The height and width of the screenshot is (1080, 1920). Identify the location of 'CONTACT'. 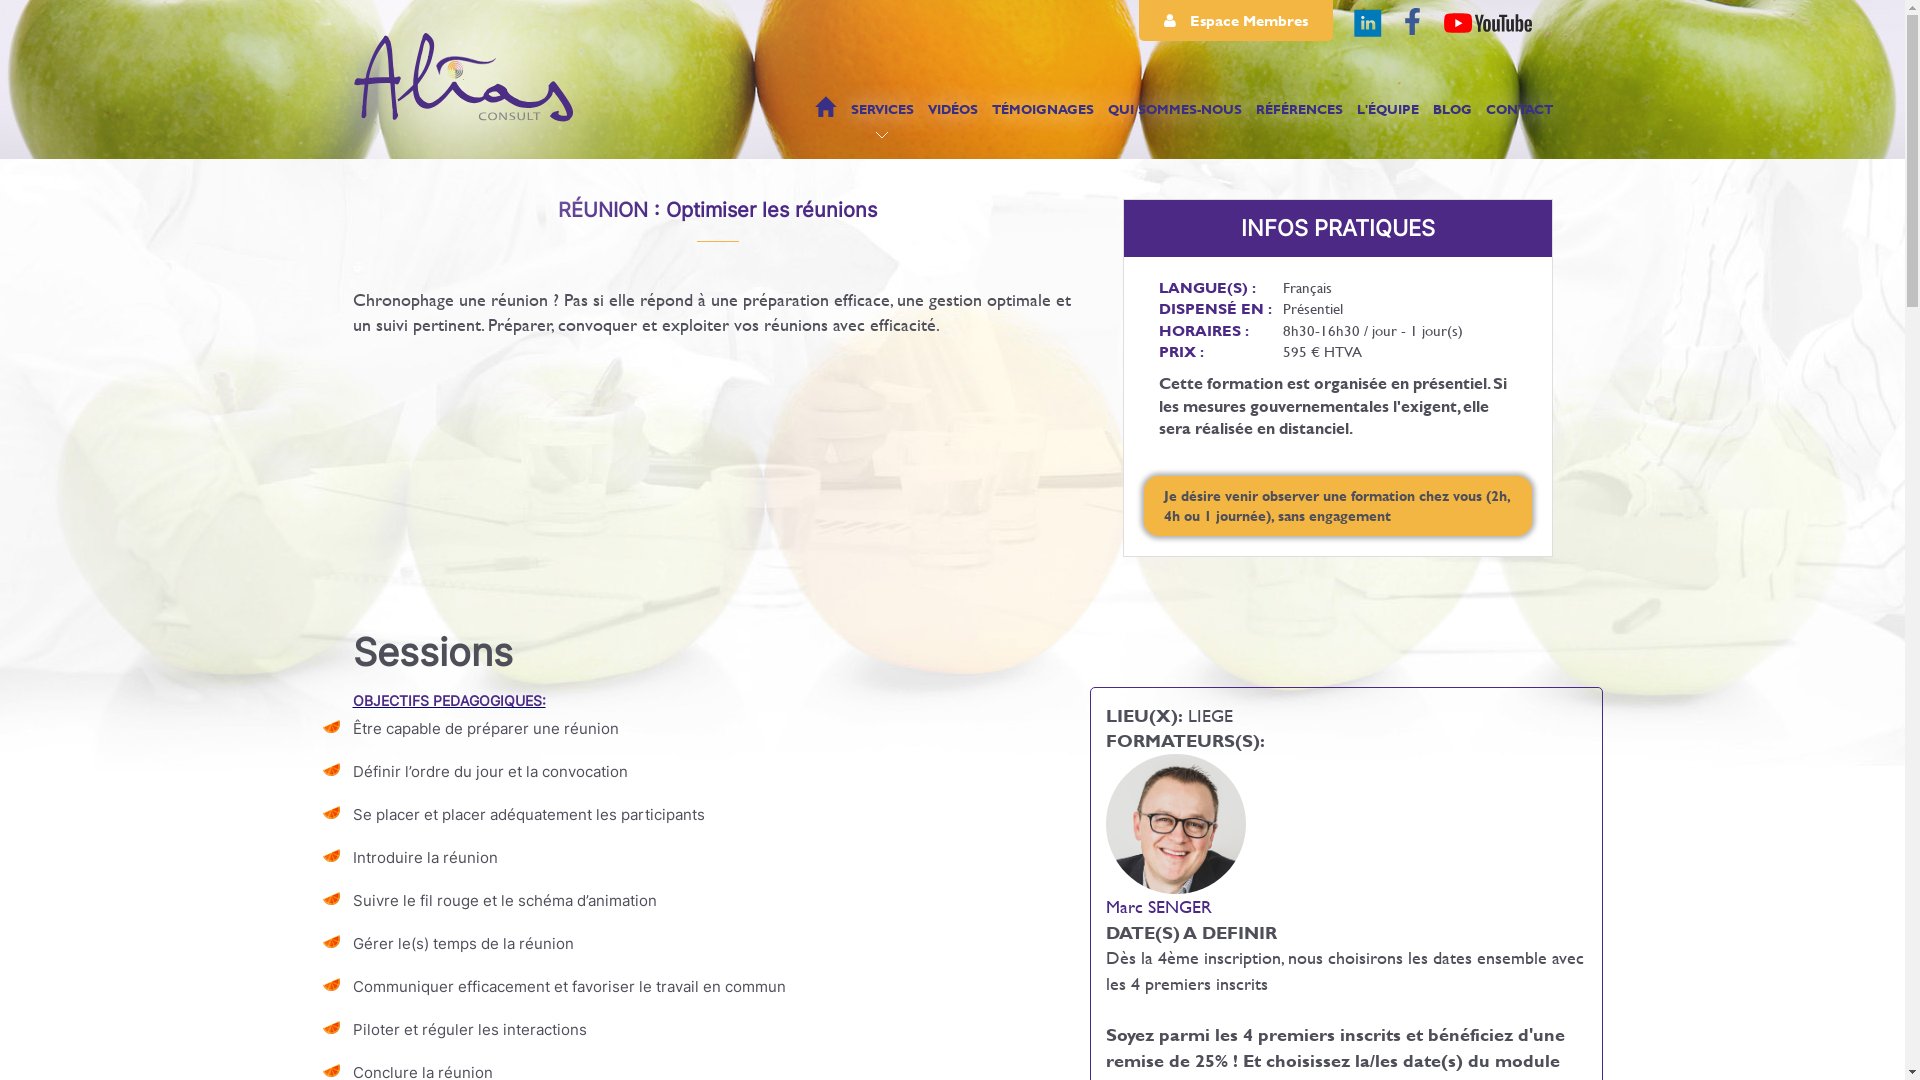
(1519, 116).